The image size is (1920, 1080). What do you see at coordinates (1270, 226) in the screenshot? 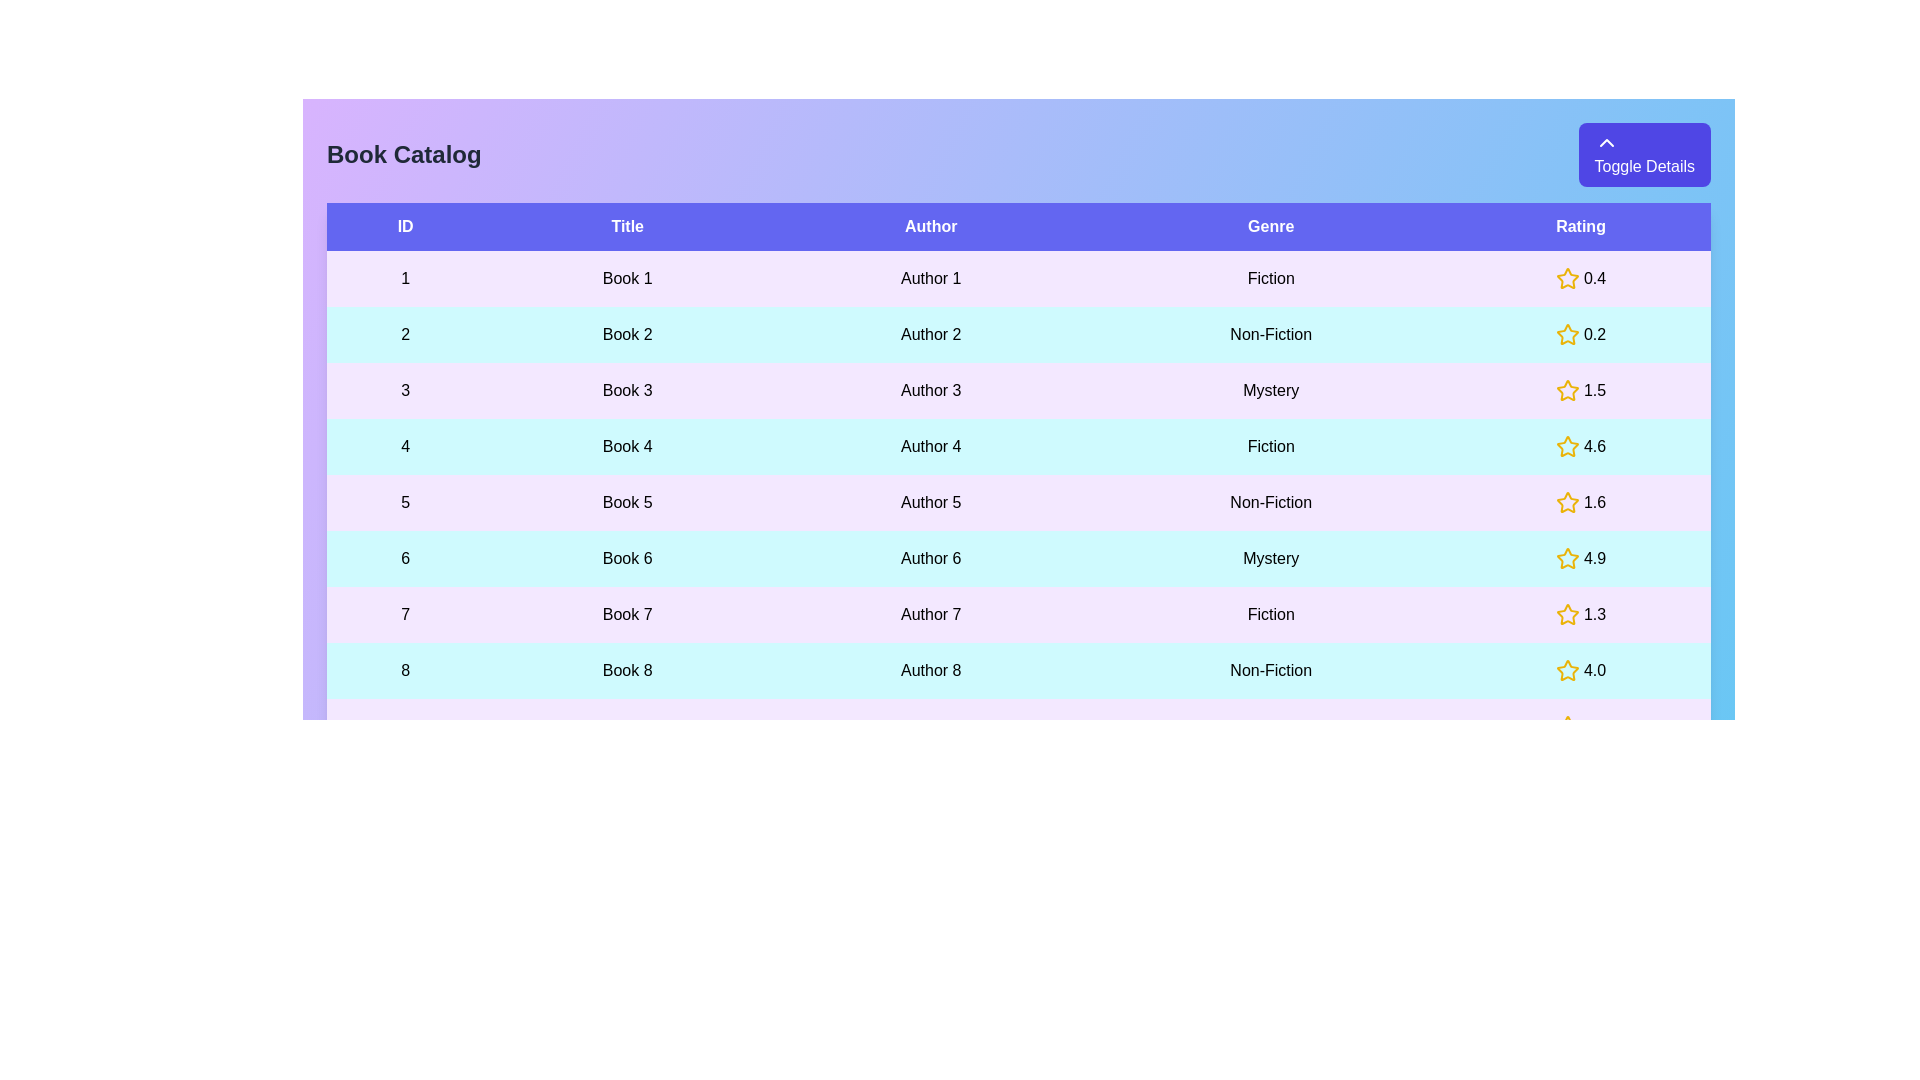
I see `the header of the column to sort the table by Genre` at bounding box center [1270, 226].